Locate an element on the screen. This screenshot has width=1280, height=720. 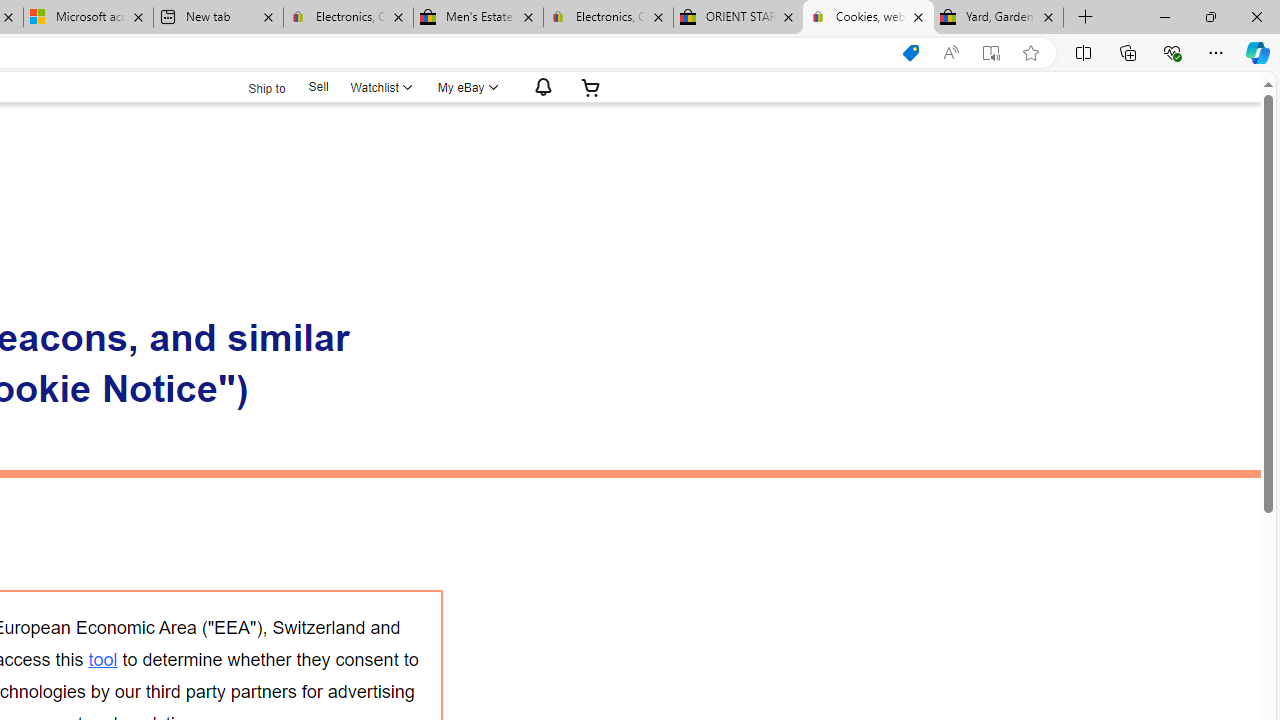
'My eBay' is located at coordinates (465, 86).